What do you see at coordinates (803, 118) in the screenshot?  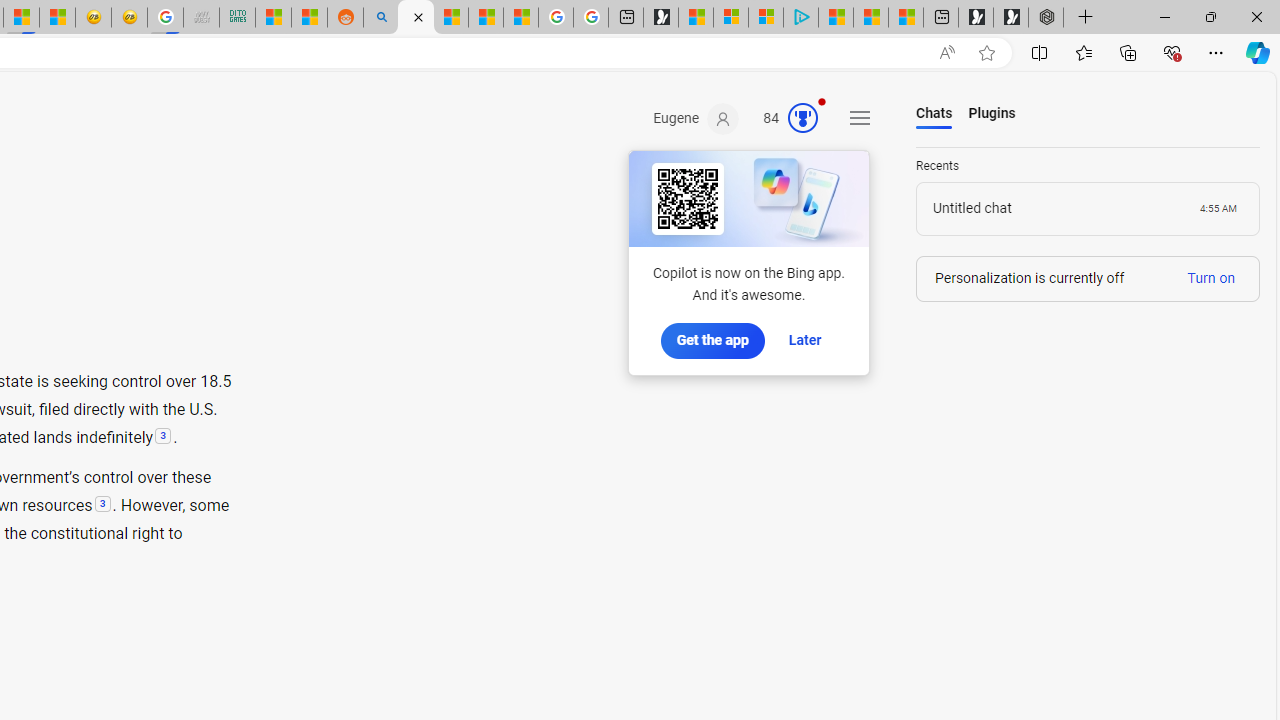 I see `'AutomationID: serp_medal_svg'` at bounding box center [803, 118].